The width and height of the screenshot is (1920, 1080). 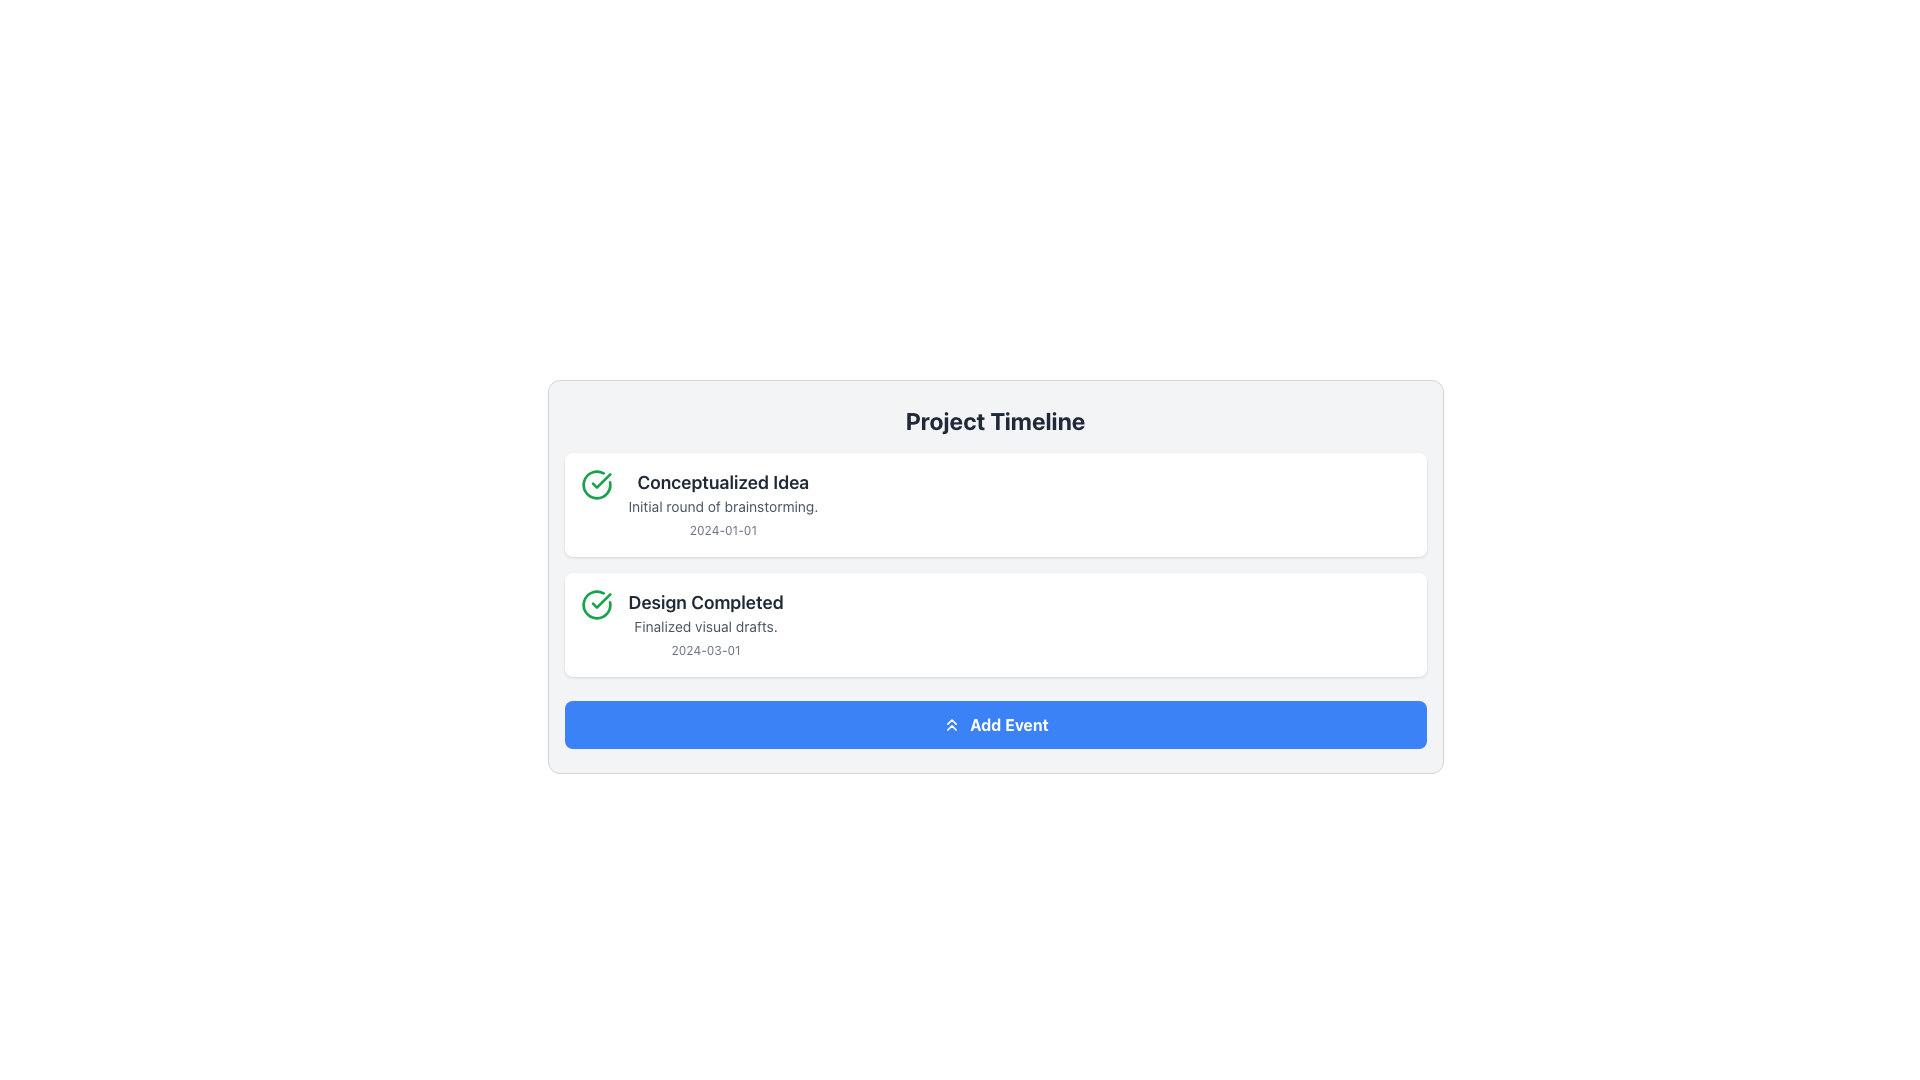 What do you see at coordinates (995, 623) in the screenshot?
I see `the second static informational card that summarizes a stage or milestone in a timeline, located below the 'Conceptualized Idea' card` at bounding box center [995, 623].